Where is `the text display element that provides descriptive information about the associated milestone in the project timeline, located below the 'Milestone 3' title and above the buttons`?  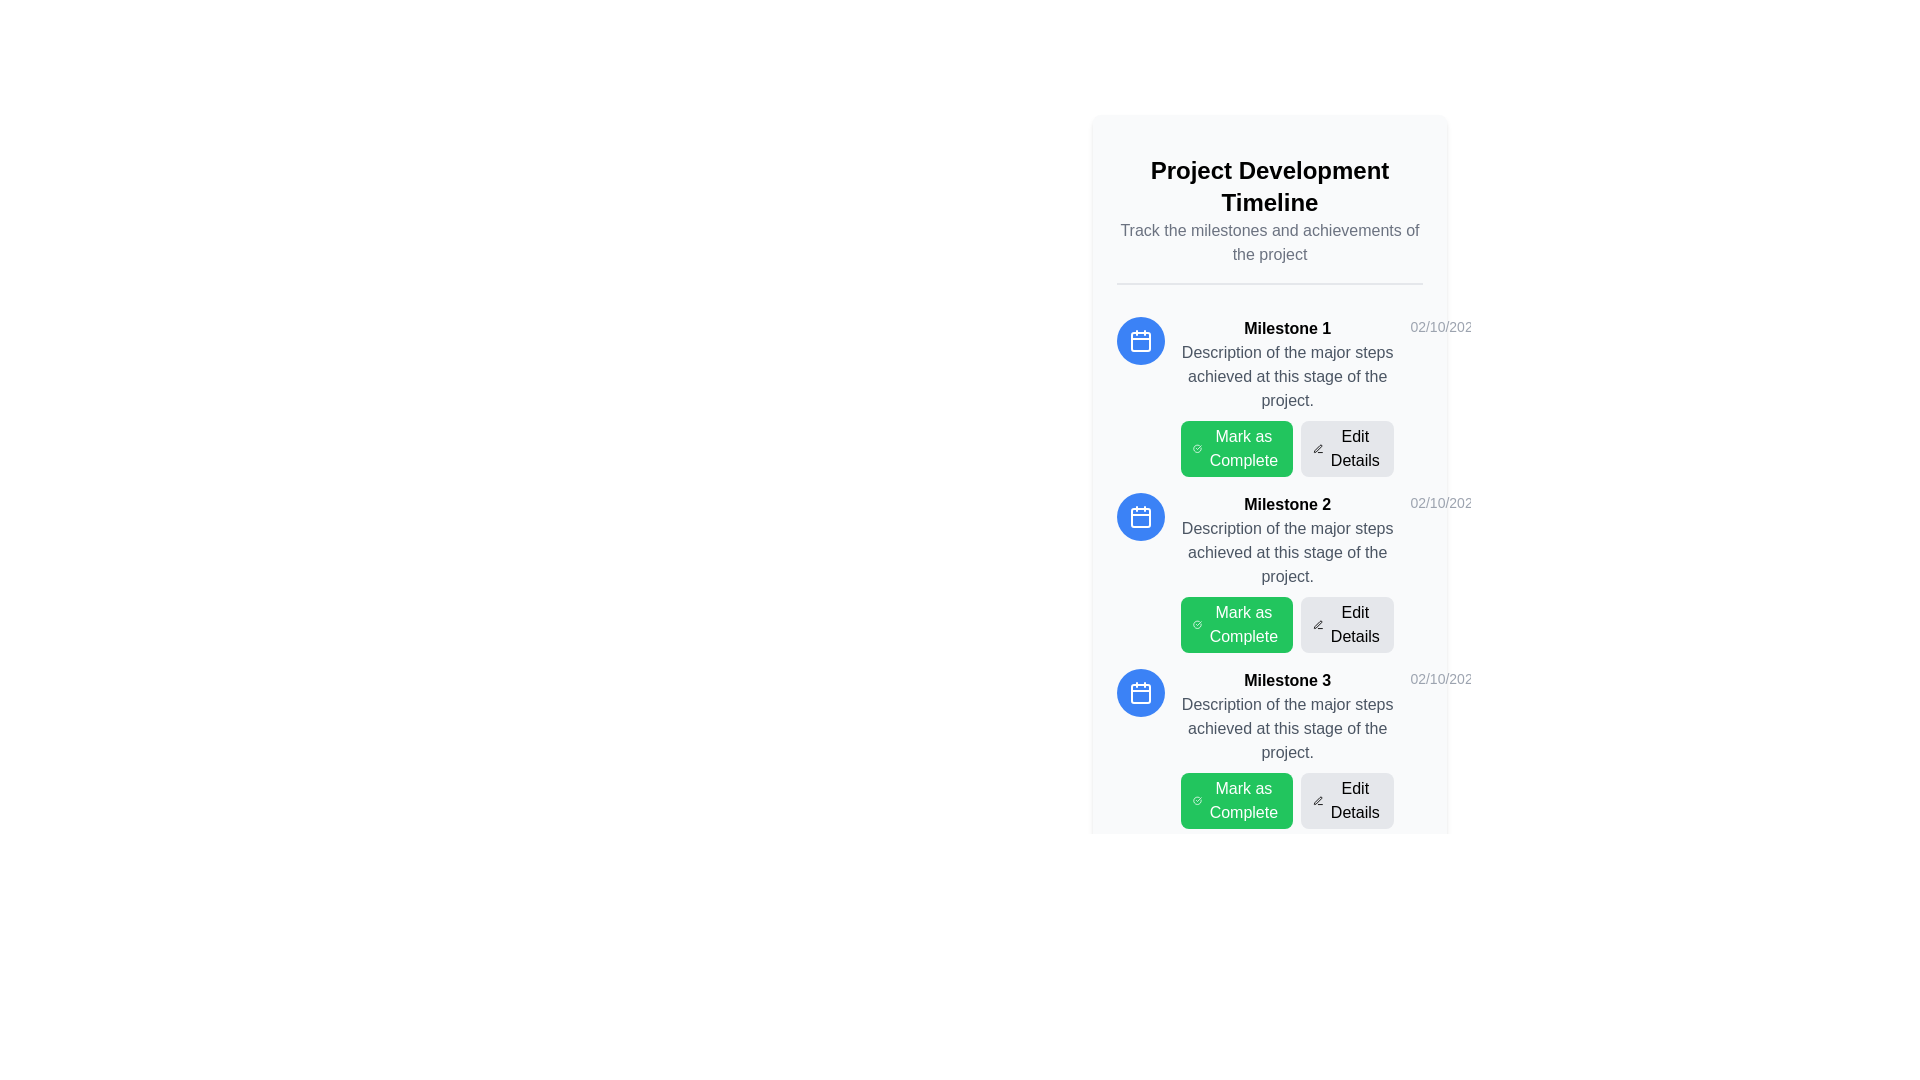
the text display element that provides descriptive information about the associated milestone in the project timeline, located below the 'Milestone 3' title and above the buttons is located at coordinates (1287, 729).